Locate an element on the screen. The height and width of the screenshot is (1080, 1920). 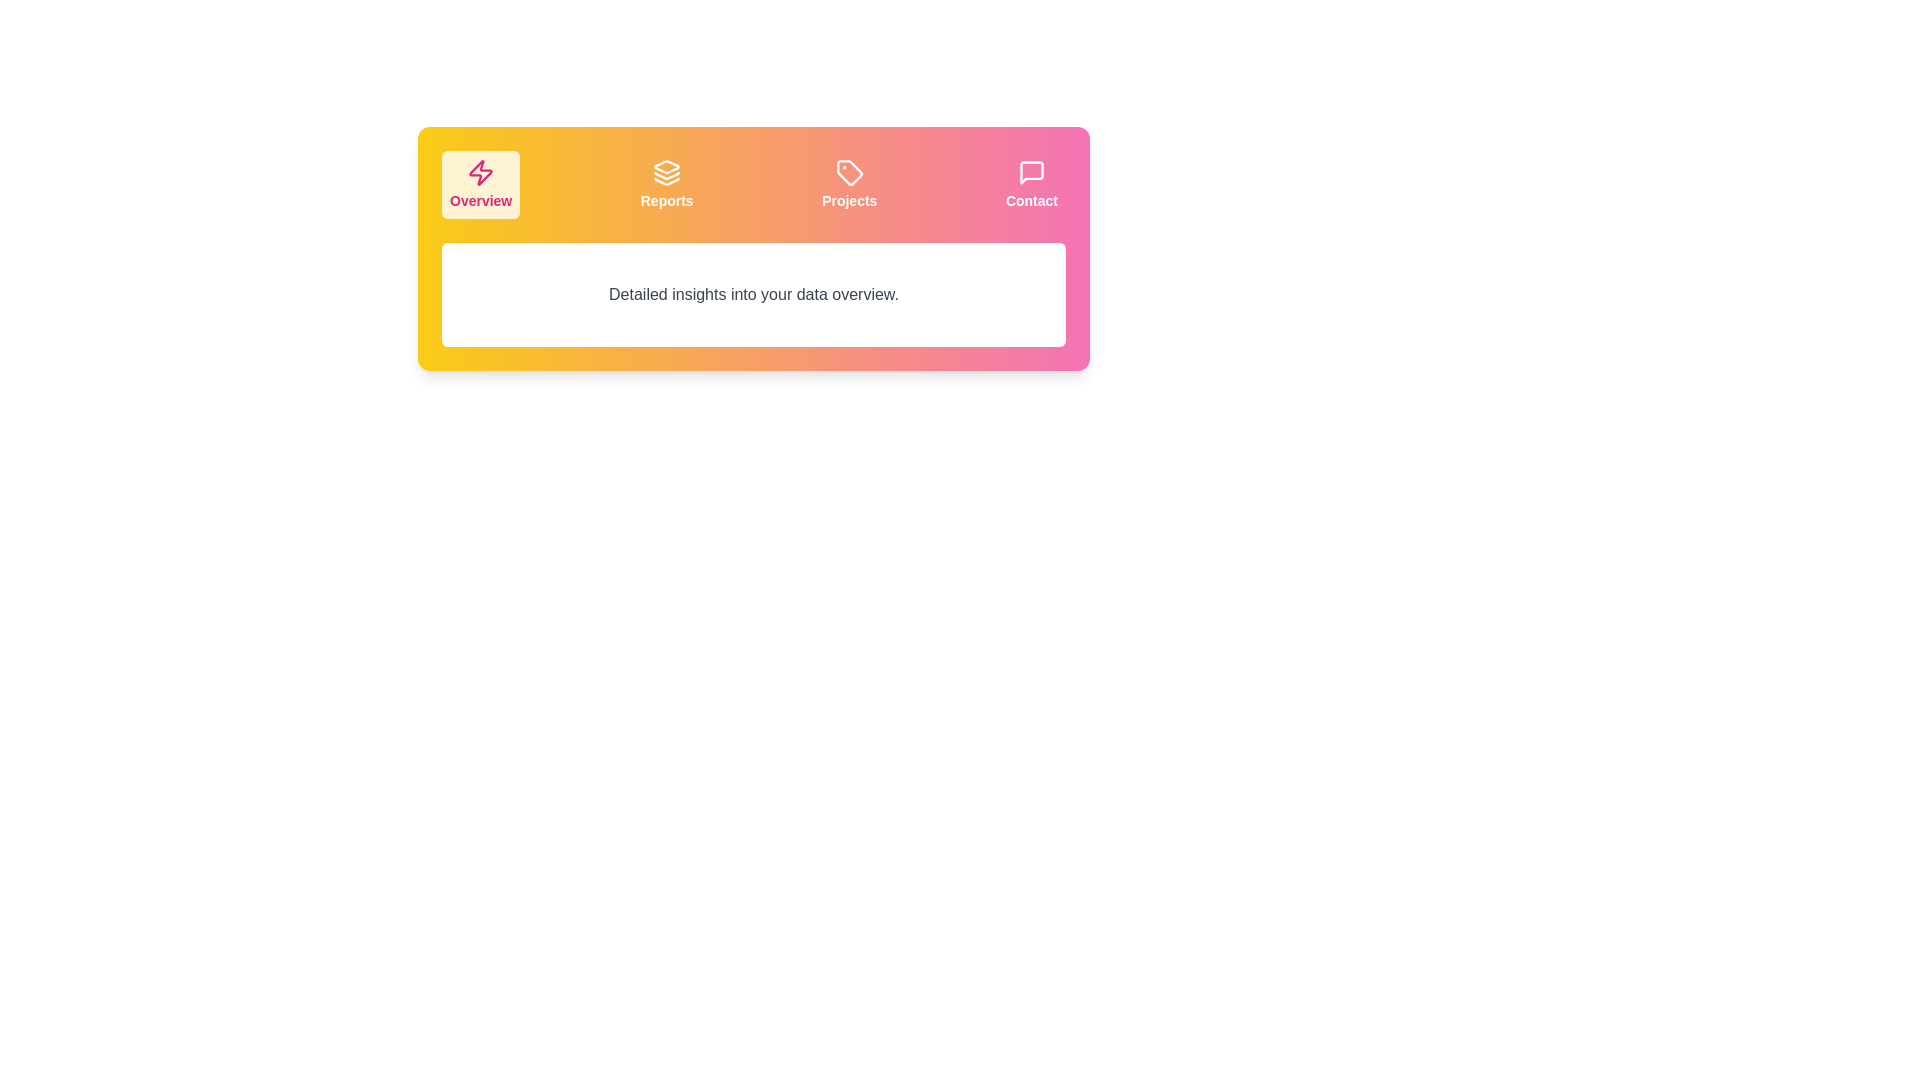
the pink zigzag lightning-like icon located within a yellow rectangular background in the top-left corner of the gradient bar, positioned above the 'Overview' label is located at coordinates (481, 172).